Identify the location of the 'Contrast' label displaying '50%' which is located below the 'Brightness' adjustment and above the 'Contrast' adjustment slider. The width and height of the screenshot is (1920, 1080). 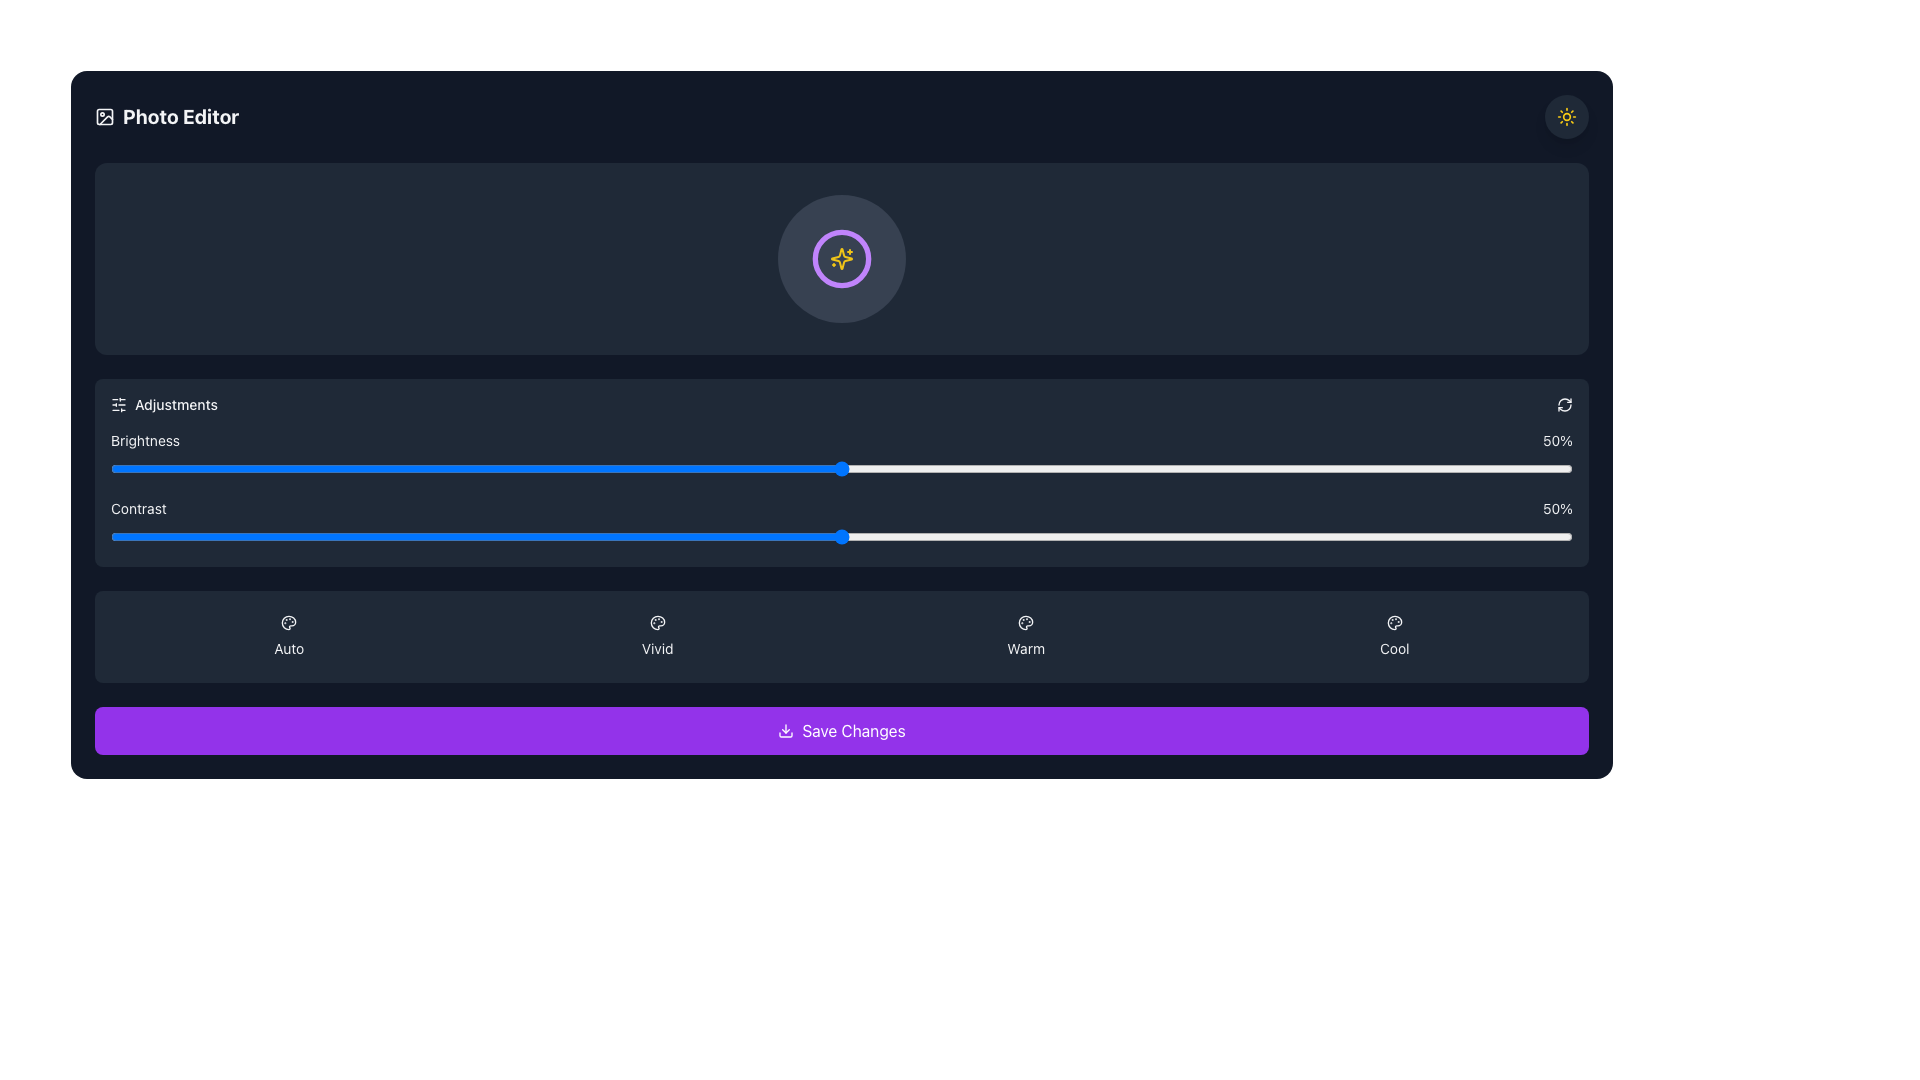
(841, 508).